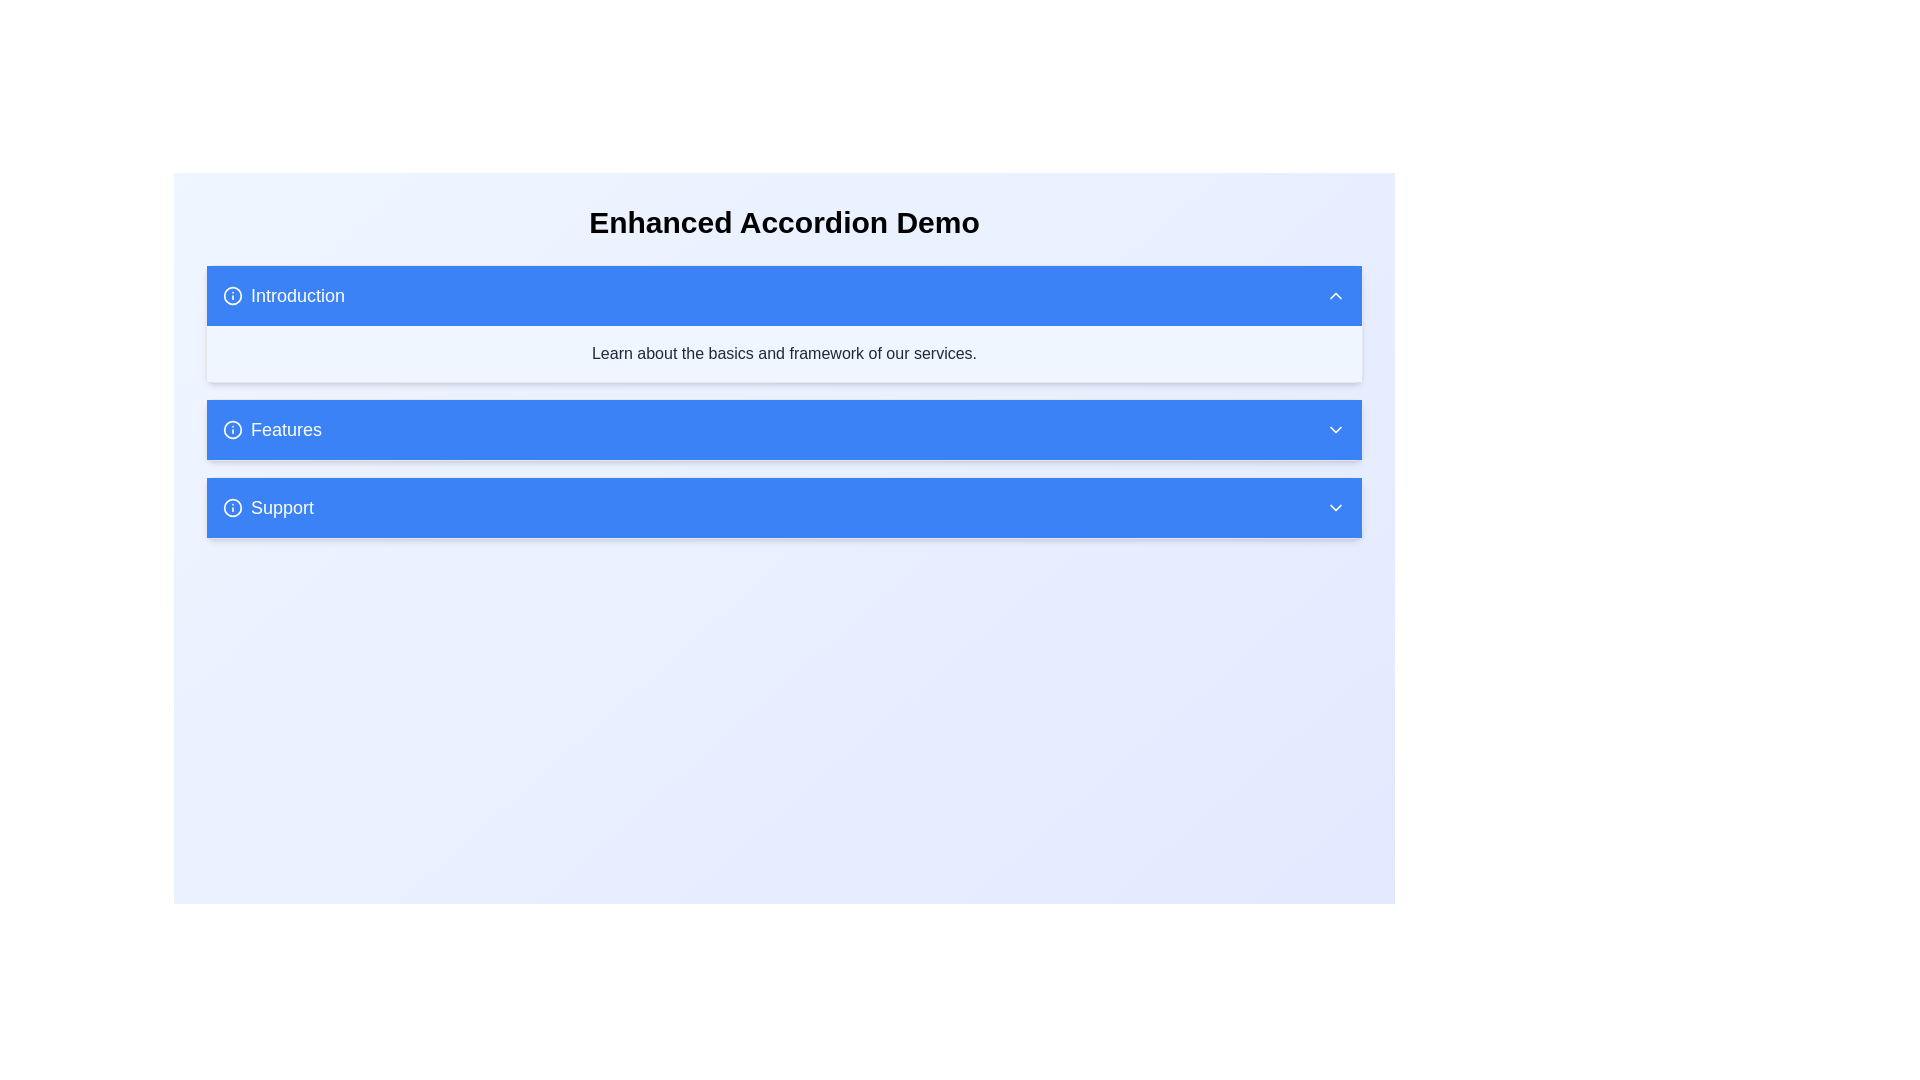 This screenshot has width=1920, height=1080. Describe the element at coordinates (282, 296) in the screenshot. I see `the blue rectangular button labeled 'Introduction'` at that location.